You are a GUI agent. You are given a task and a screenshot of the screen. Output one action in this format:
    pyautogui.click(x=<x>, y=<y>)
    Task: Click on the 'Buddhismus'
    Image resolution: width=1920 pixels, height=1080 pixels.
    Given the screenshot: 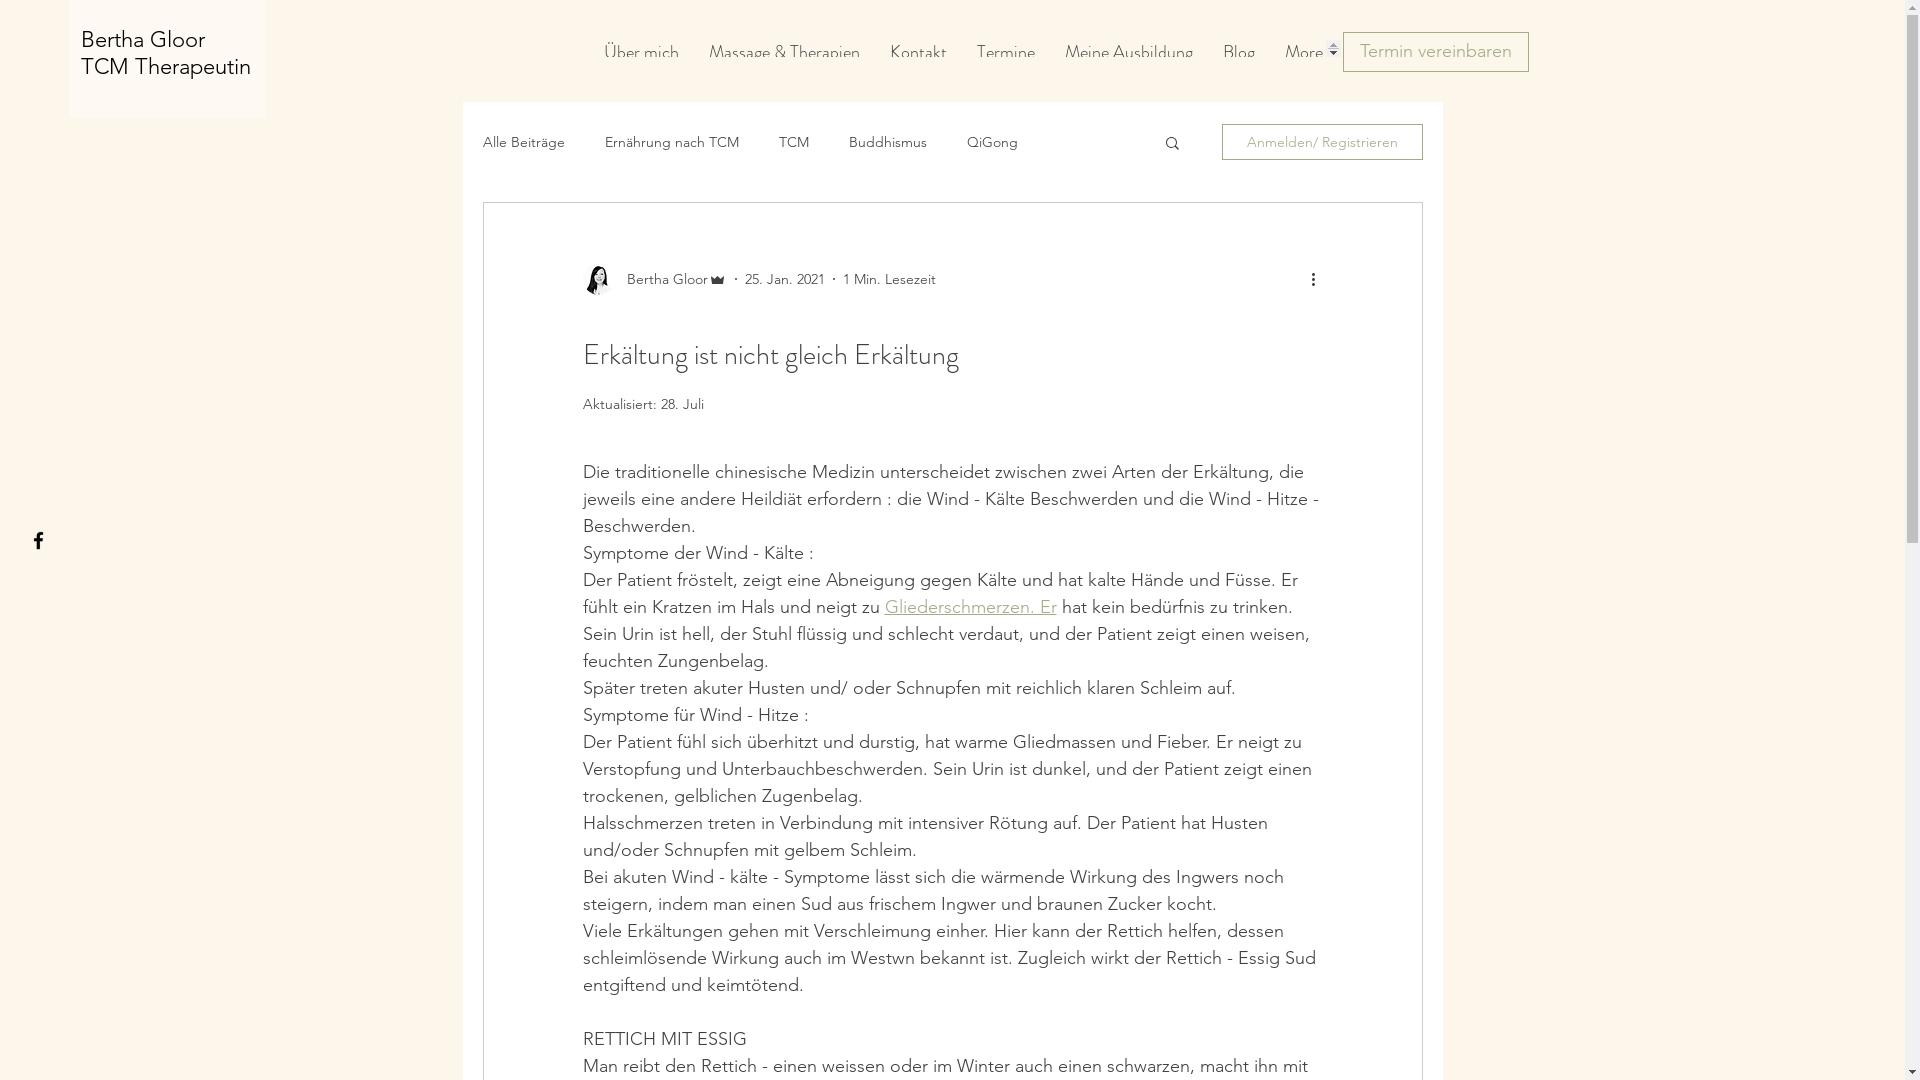 What is the action you would take?
    pyautogui.click(x=886, y=141)
    